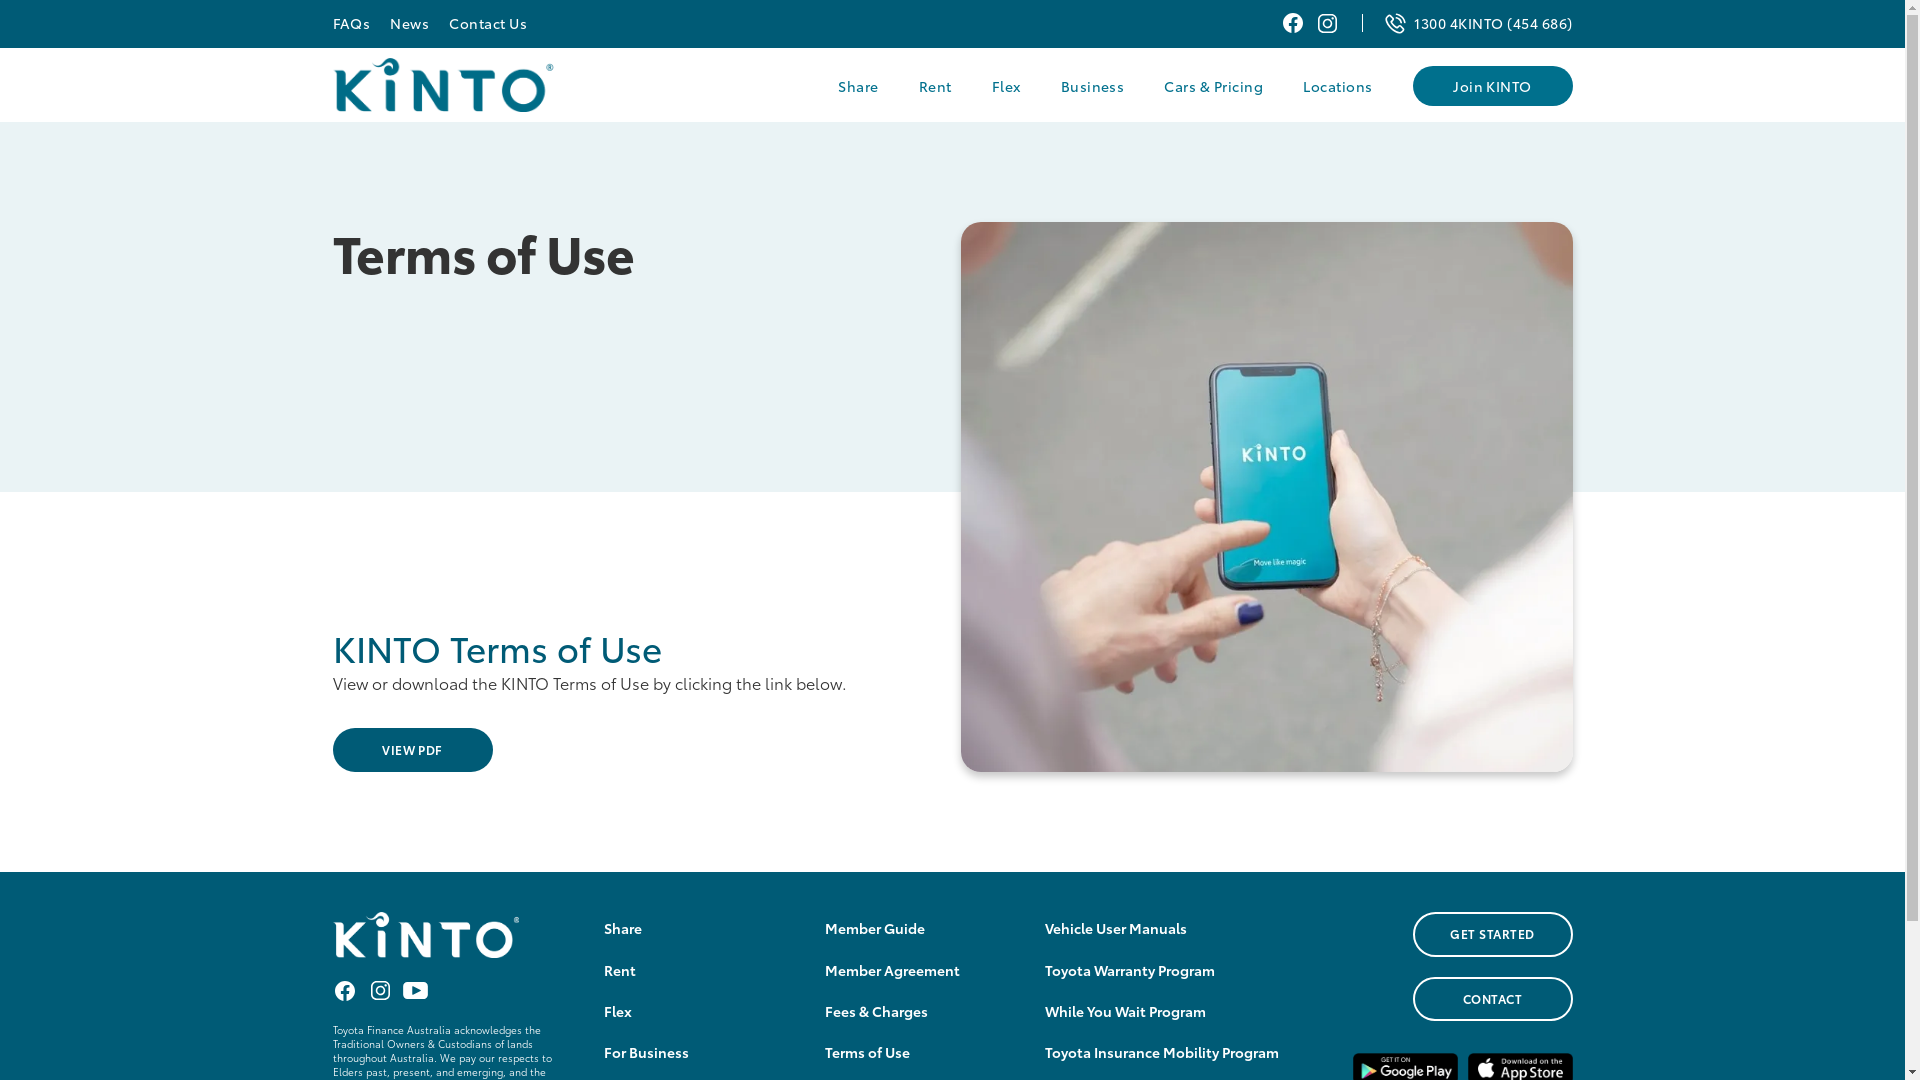 Image resolution: width=1920 pixels, height=1080 pixels. Describe the element at coordinates (817, 84) in the screenshot. I see `'Share'` at that location.